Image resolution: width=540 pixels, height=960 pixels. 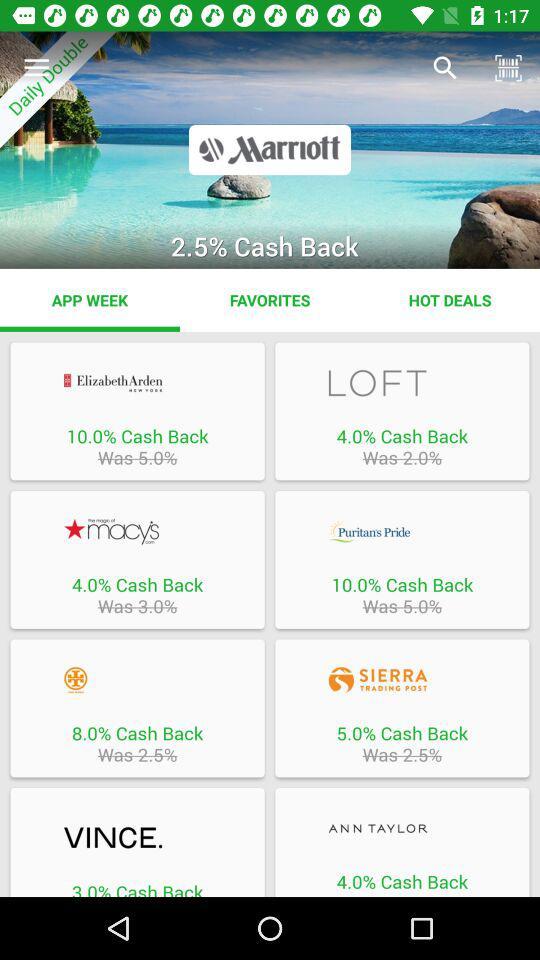 I want to click on offer, so click(x=136, y=382).